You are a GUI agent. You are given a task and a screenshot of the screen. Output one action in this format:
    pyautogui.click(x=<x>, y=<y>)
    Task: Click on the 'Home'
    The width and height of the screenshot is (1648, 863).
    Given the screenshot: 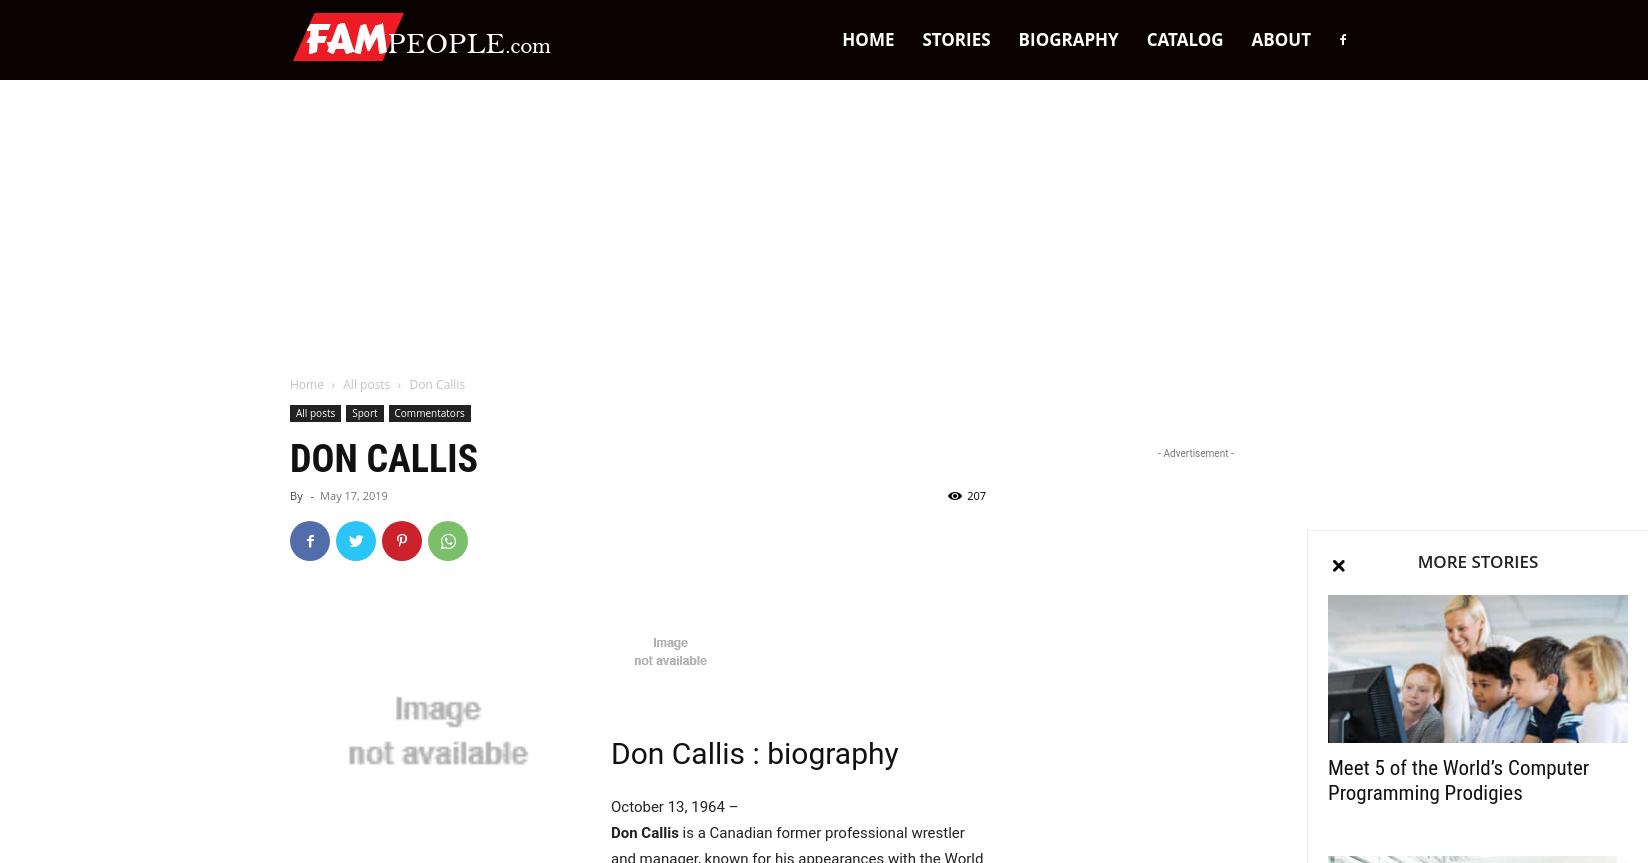 What is the action you would take?
    pyautogui.click(x=306, y=384)
    